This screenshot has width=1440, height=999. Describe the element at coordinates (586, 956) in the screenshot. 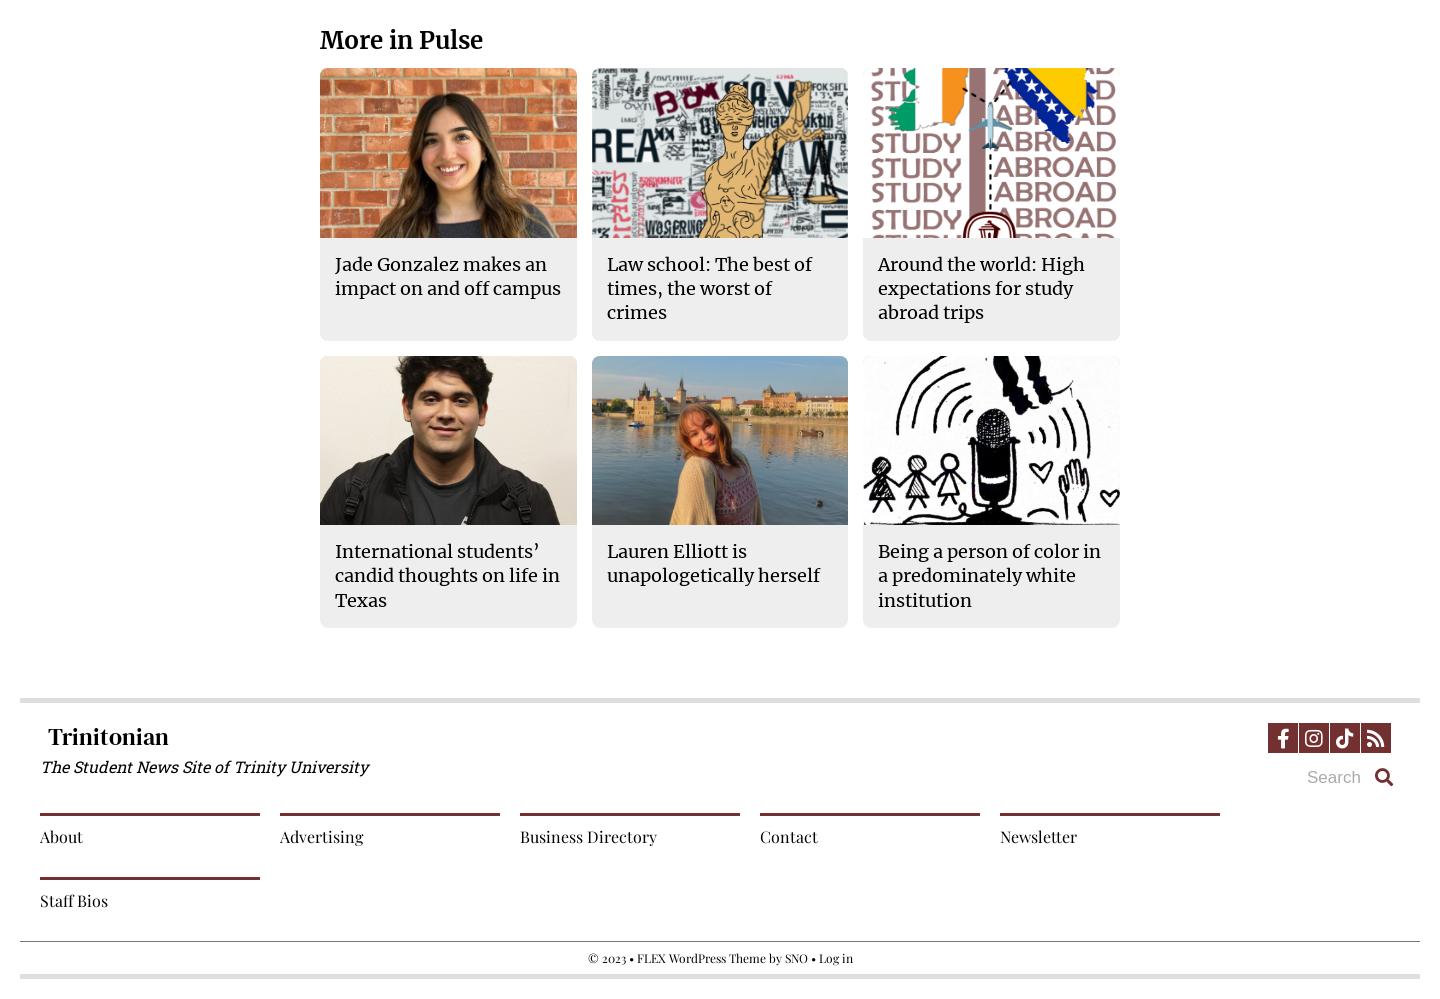

I see `'© 2023  •'` at that location.